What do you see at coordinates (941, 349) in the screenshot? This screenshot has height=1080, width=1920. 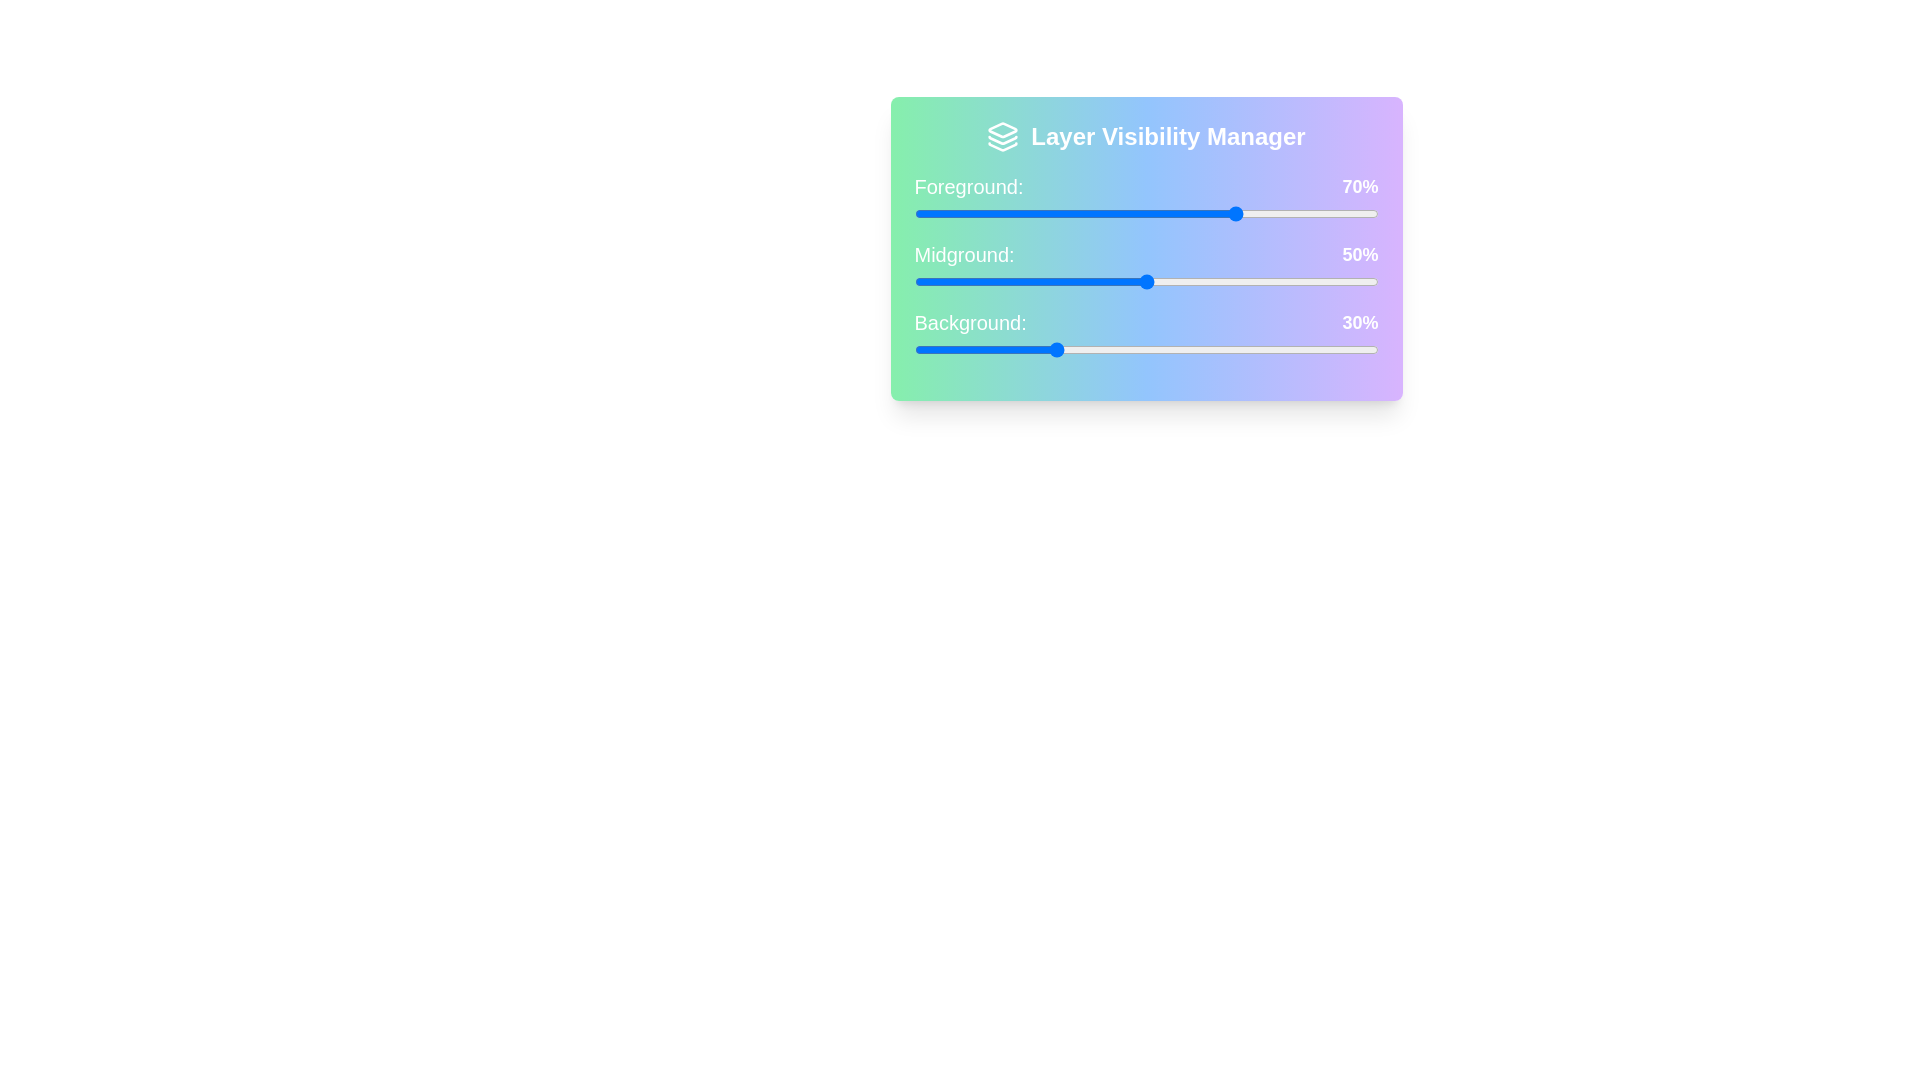 I see `the Background layer slider to 6% visibility` at bounding box center [941, 349].